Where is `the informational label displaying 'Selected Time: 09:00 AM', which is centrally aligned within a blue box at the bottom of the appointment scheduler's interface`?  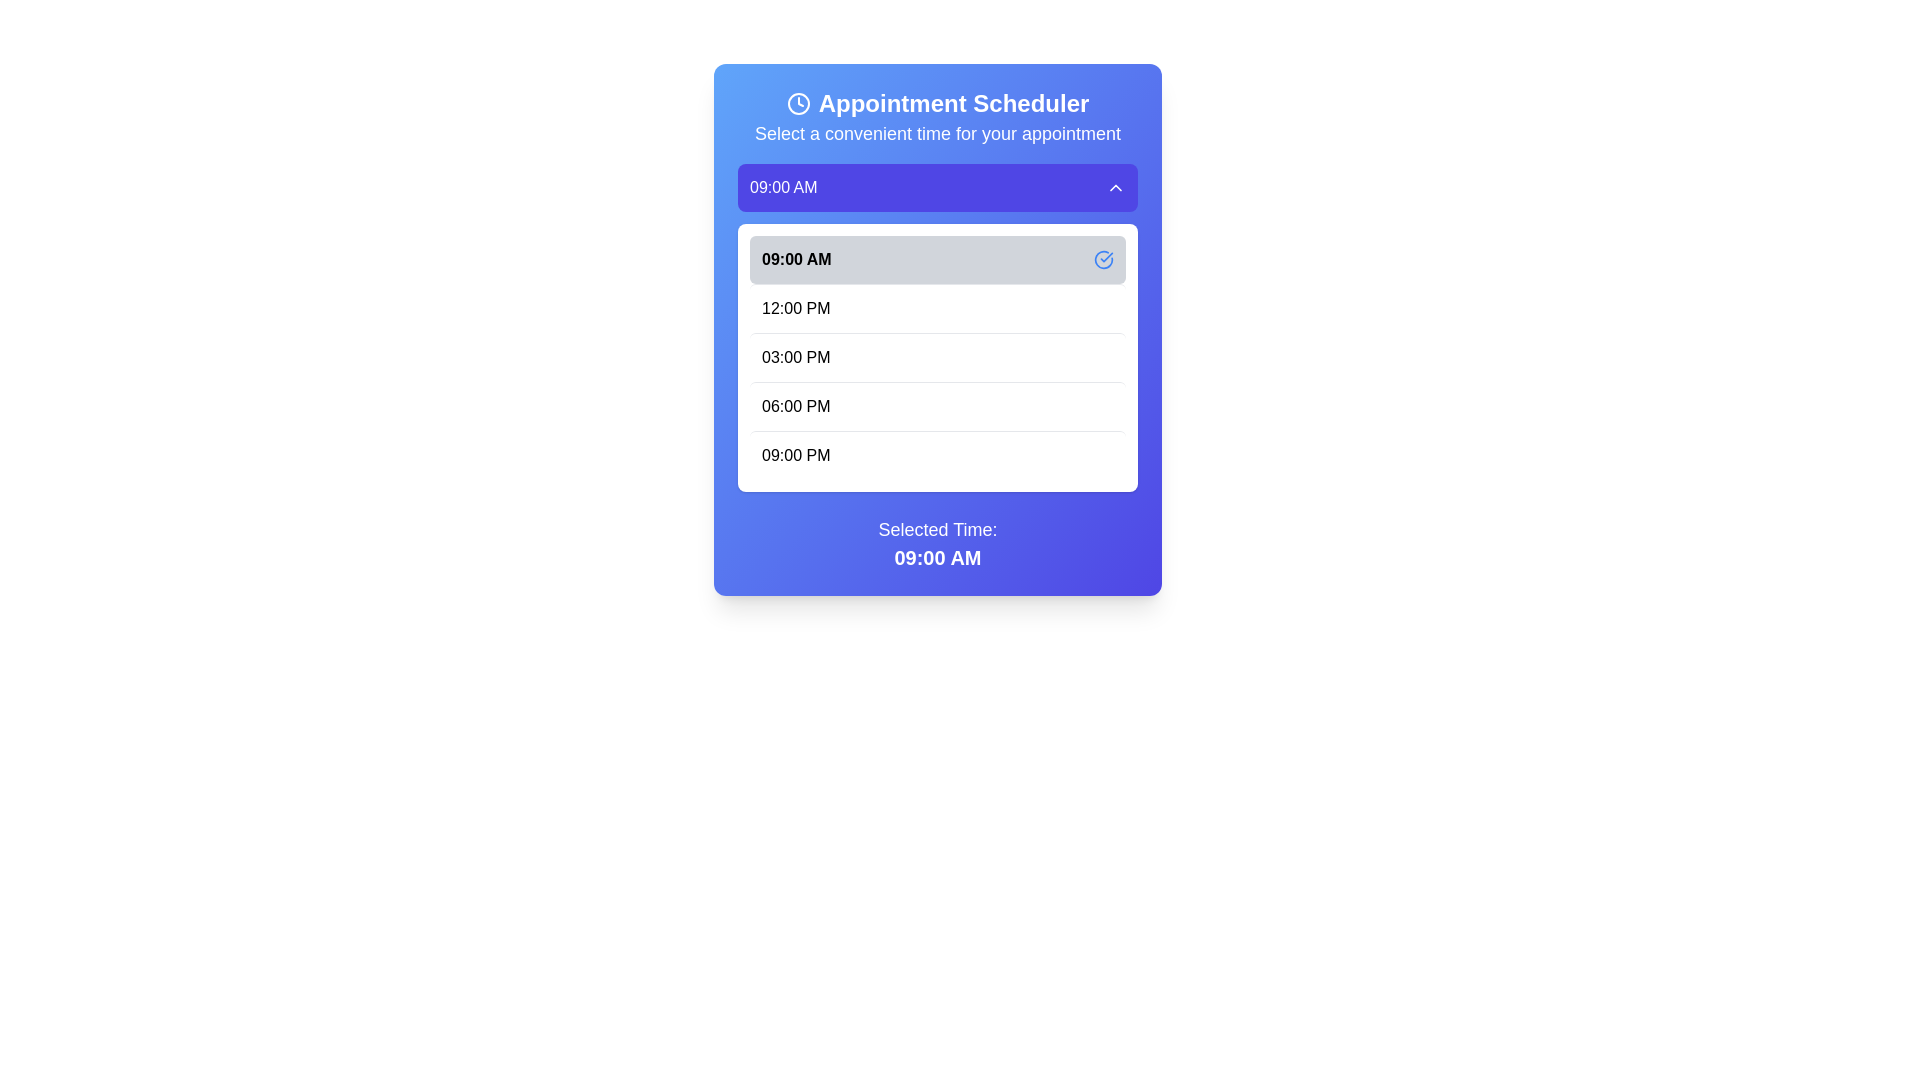 the informational label displaying 'Selected Time: 09:00 AM', which is centrally aligned within a blue box at the bottom of the appointment scheduler's interface is located at coordinates (936, 543).